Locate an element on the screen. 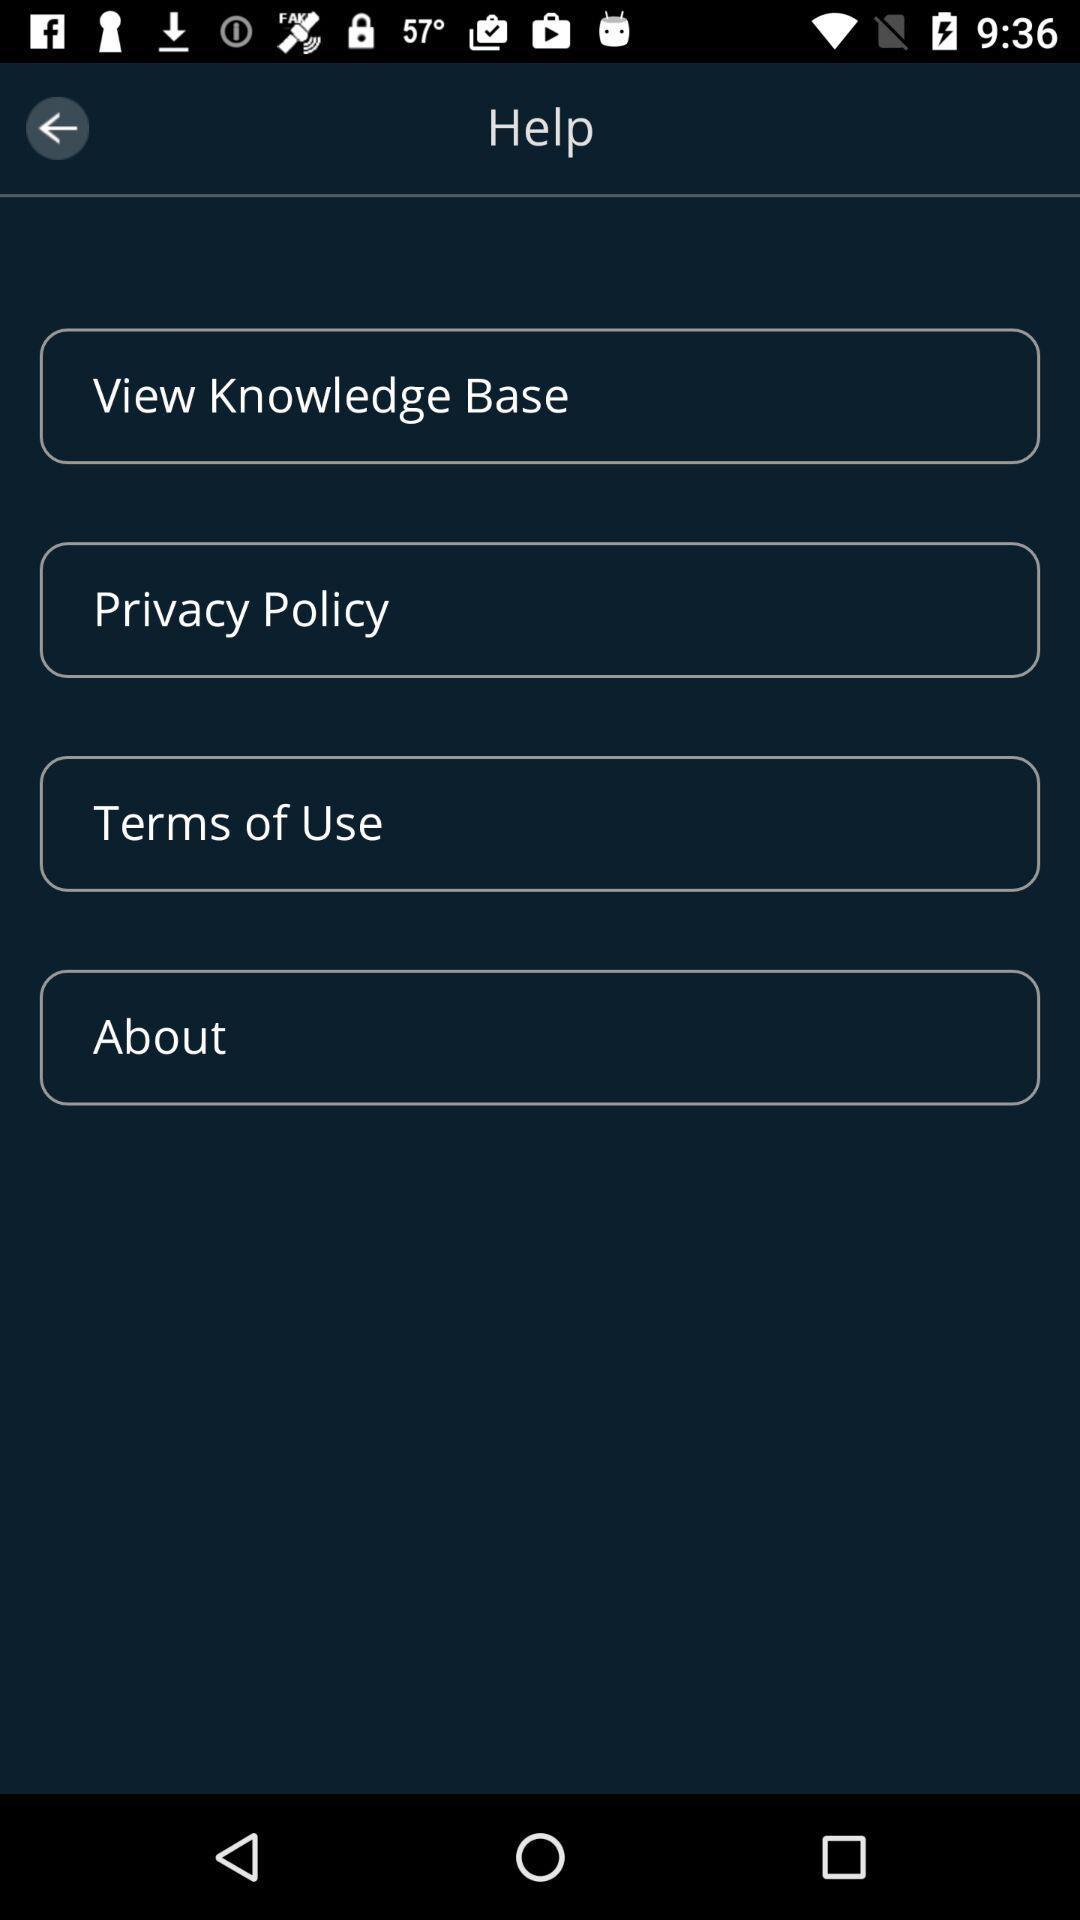  the arrow_backward icon is located at coordinates (56, 127).